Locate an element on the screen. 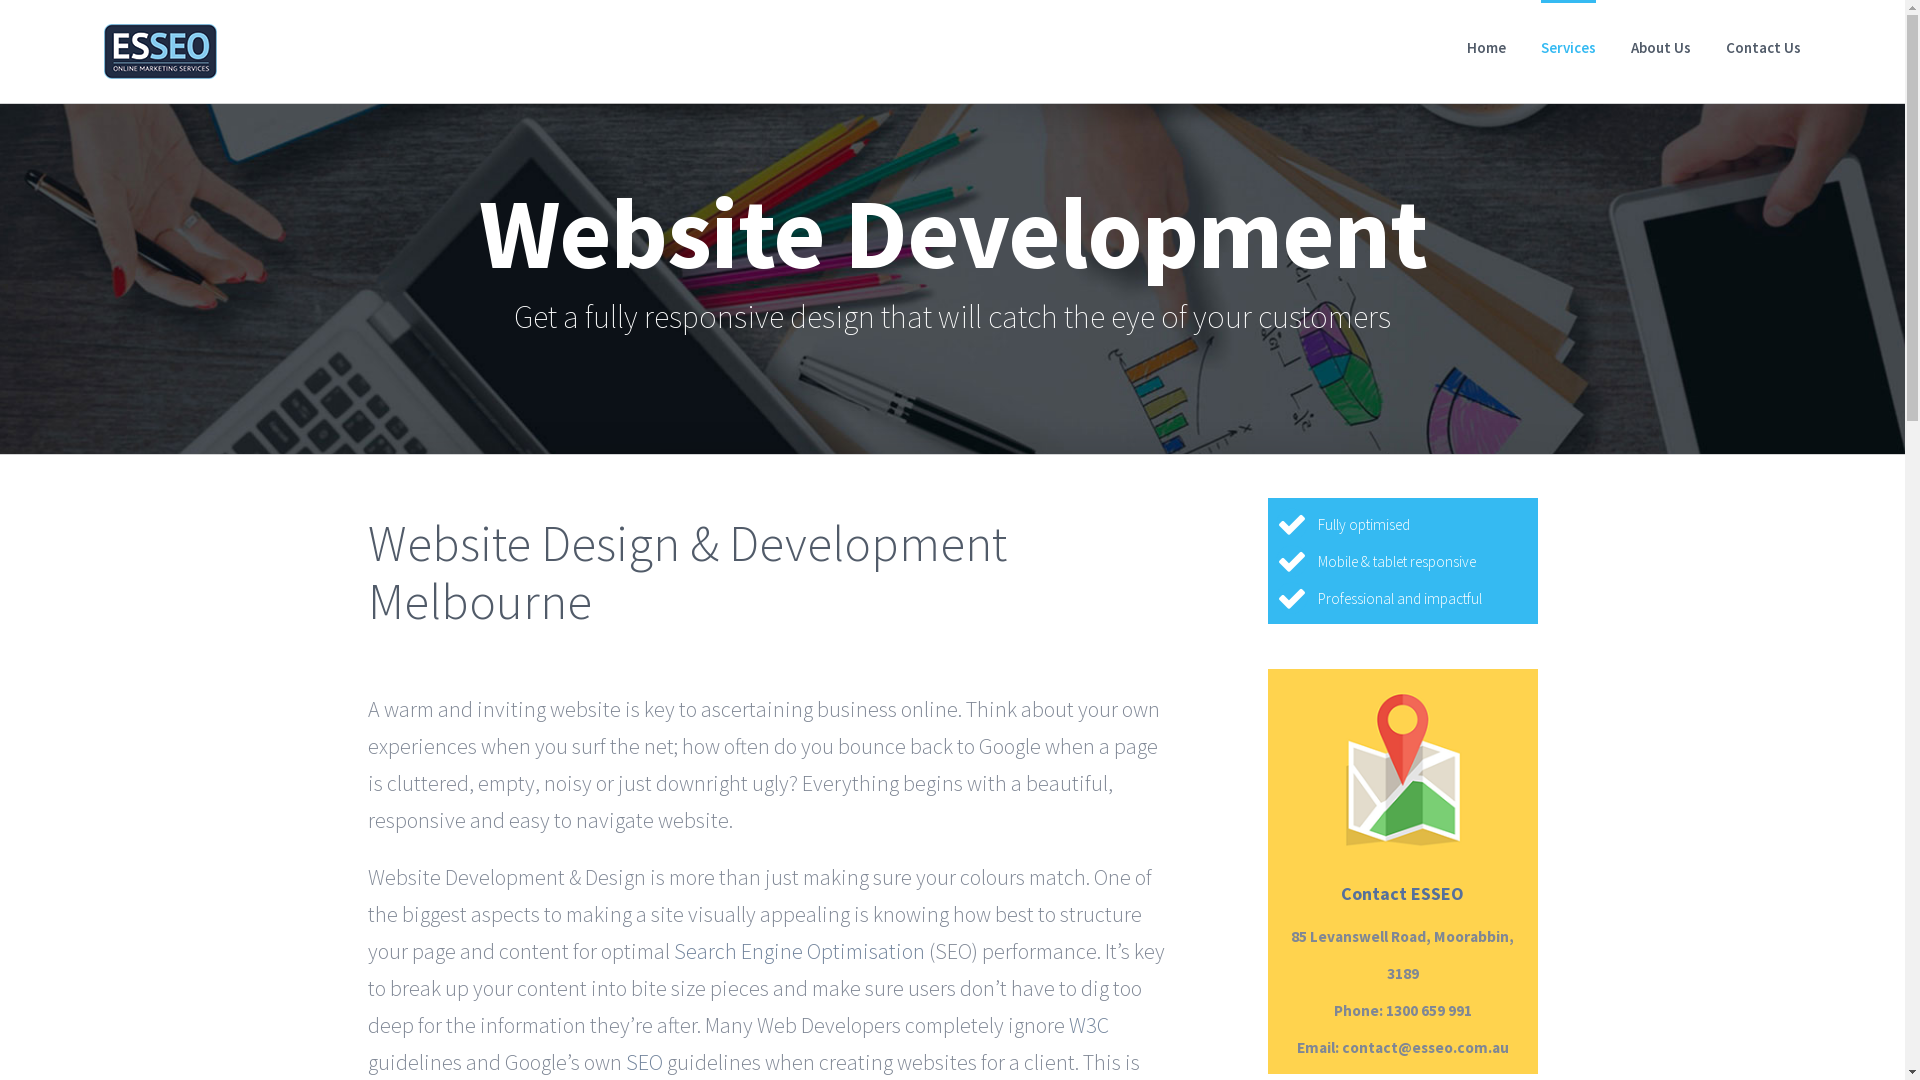  'Home' is located at coordinates (1486, 45).